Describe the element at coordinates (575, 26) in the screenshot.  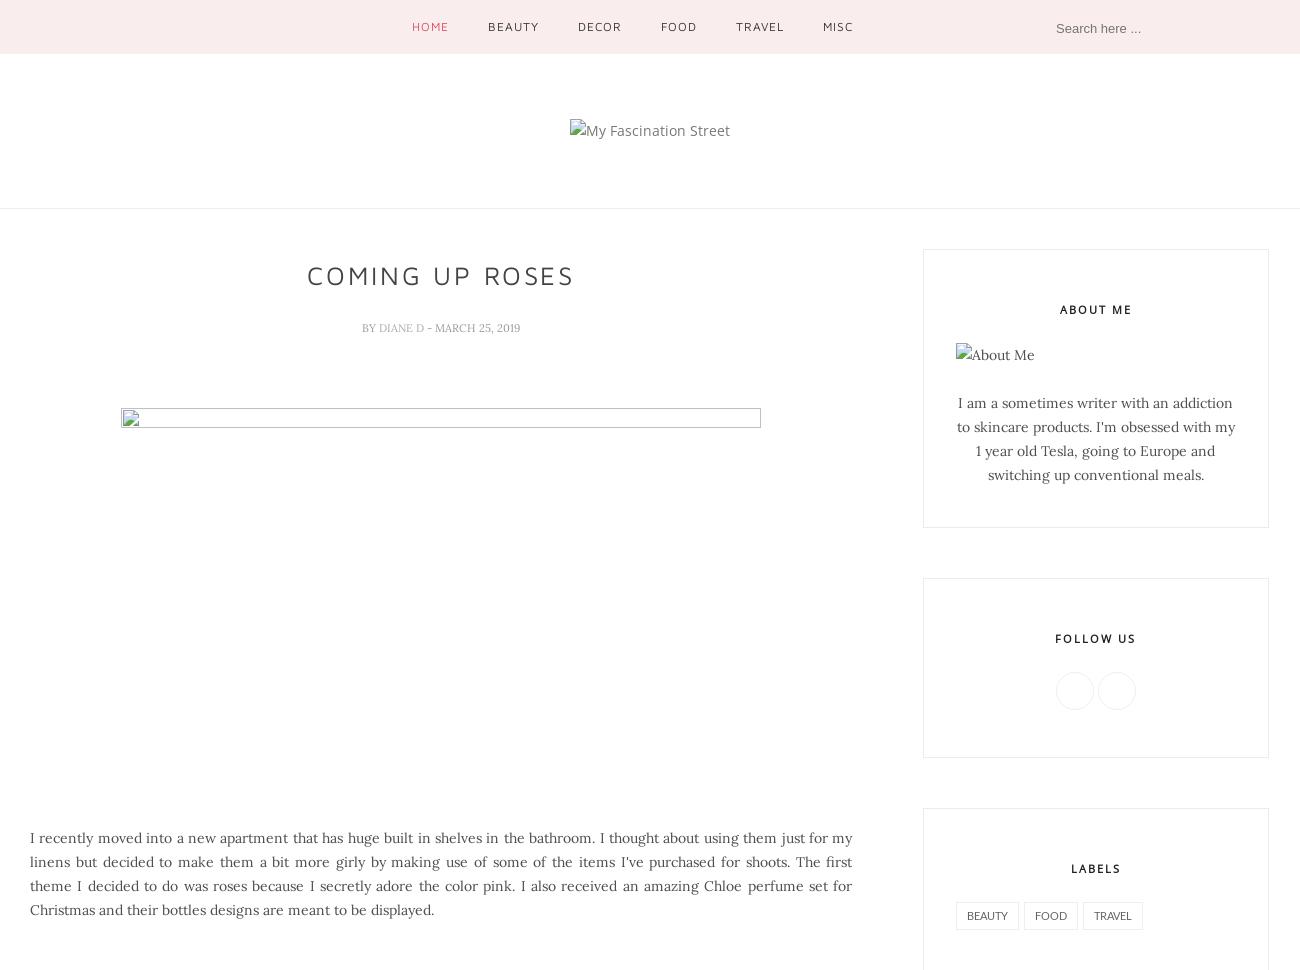
I see `'Decor'` at that location.